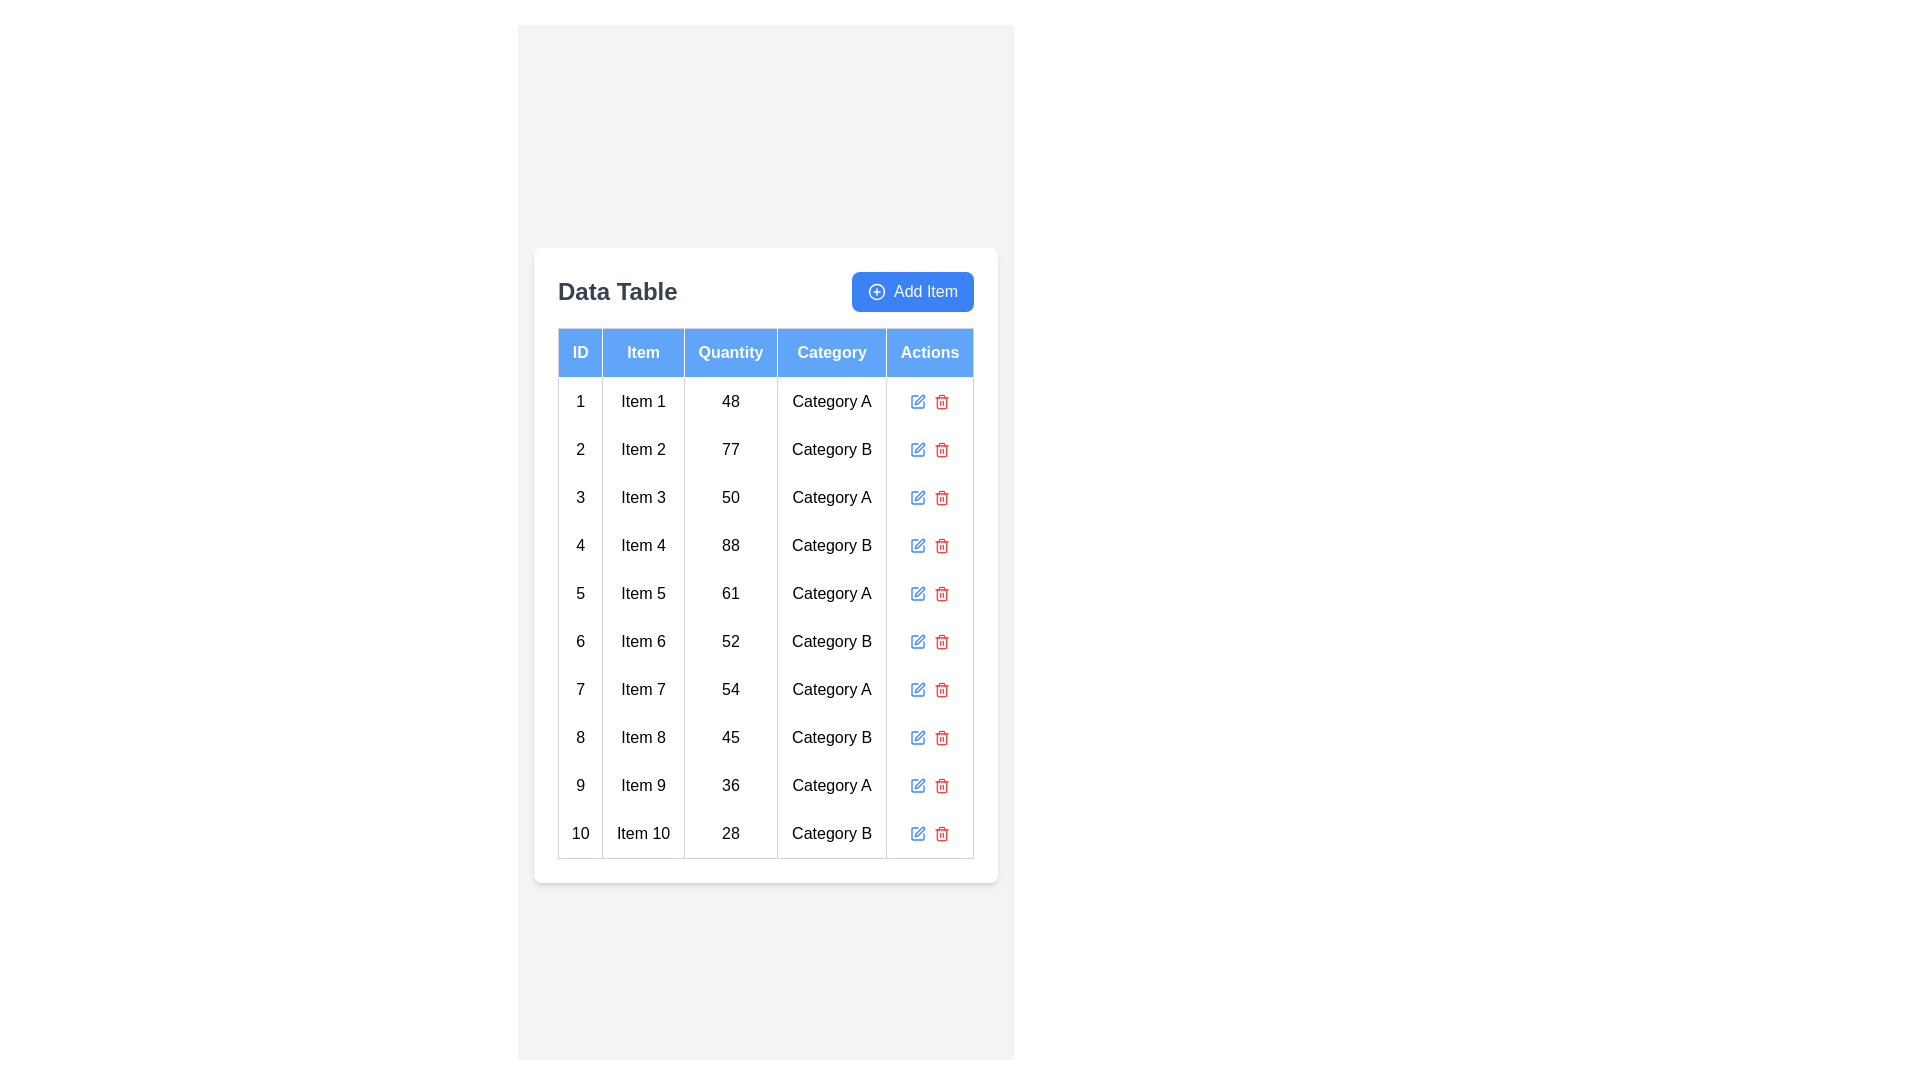 Image resolution: width=1920 pixels, height=1080 pixels. I want to click on the table cell, so click(579, 641).